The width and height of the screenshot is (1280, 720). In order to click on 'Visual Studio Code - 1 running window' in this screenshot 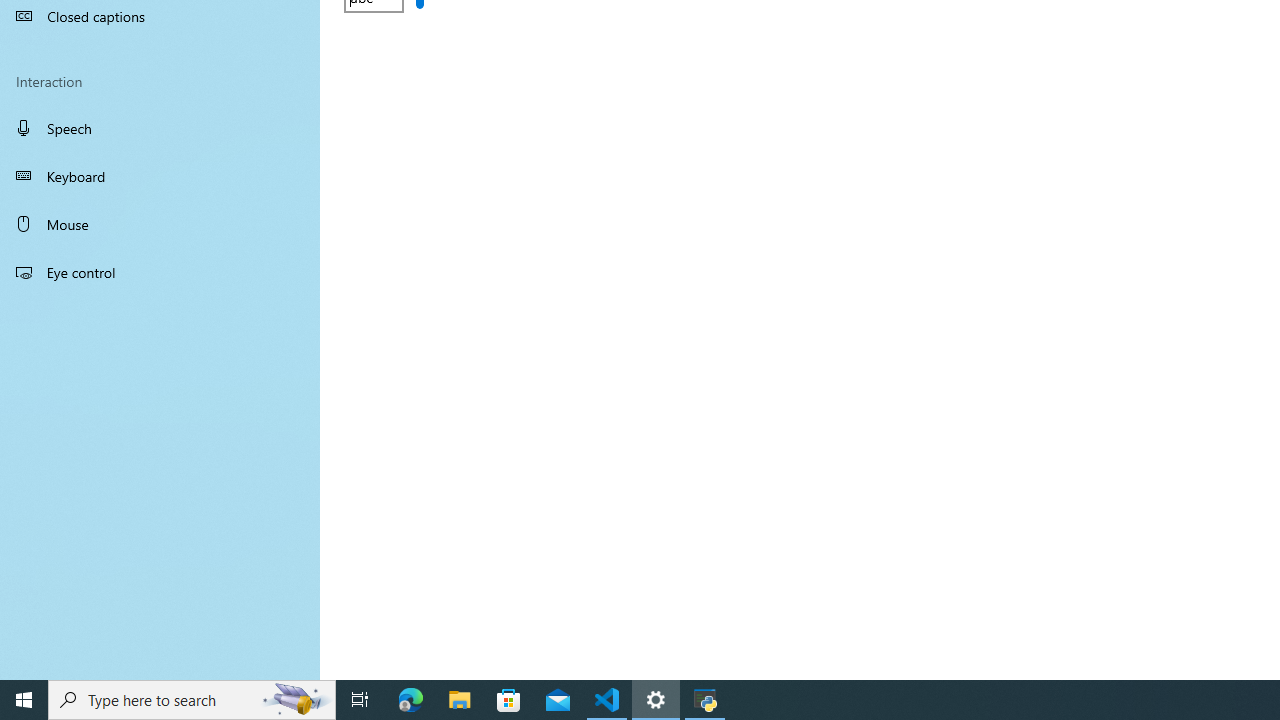, I will do `click(606, 698)`.